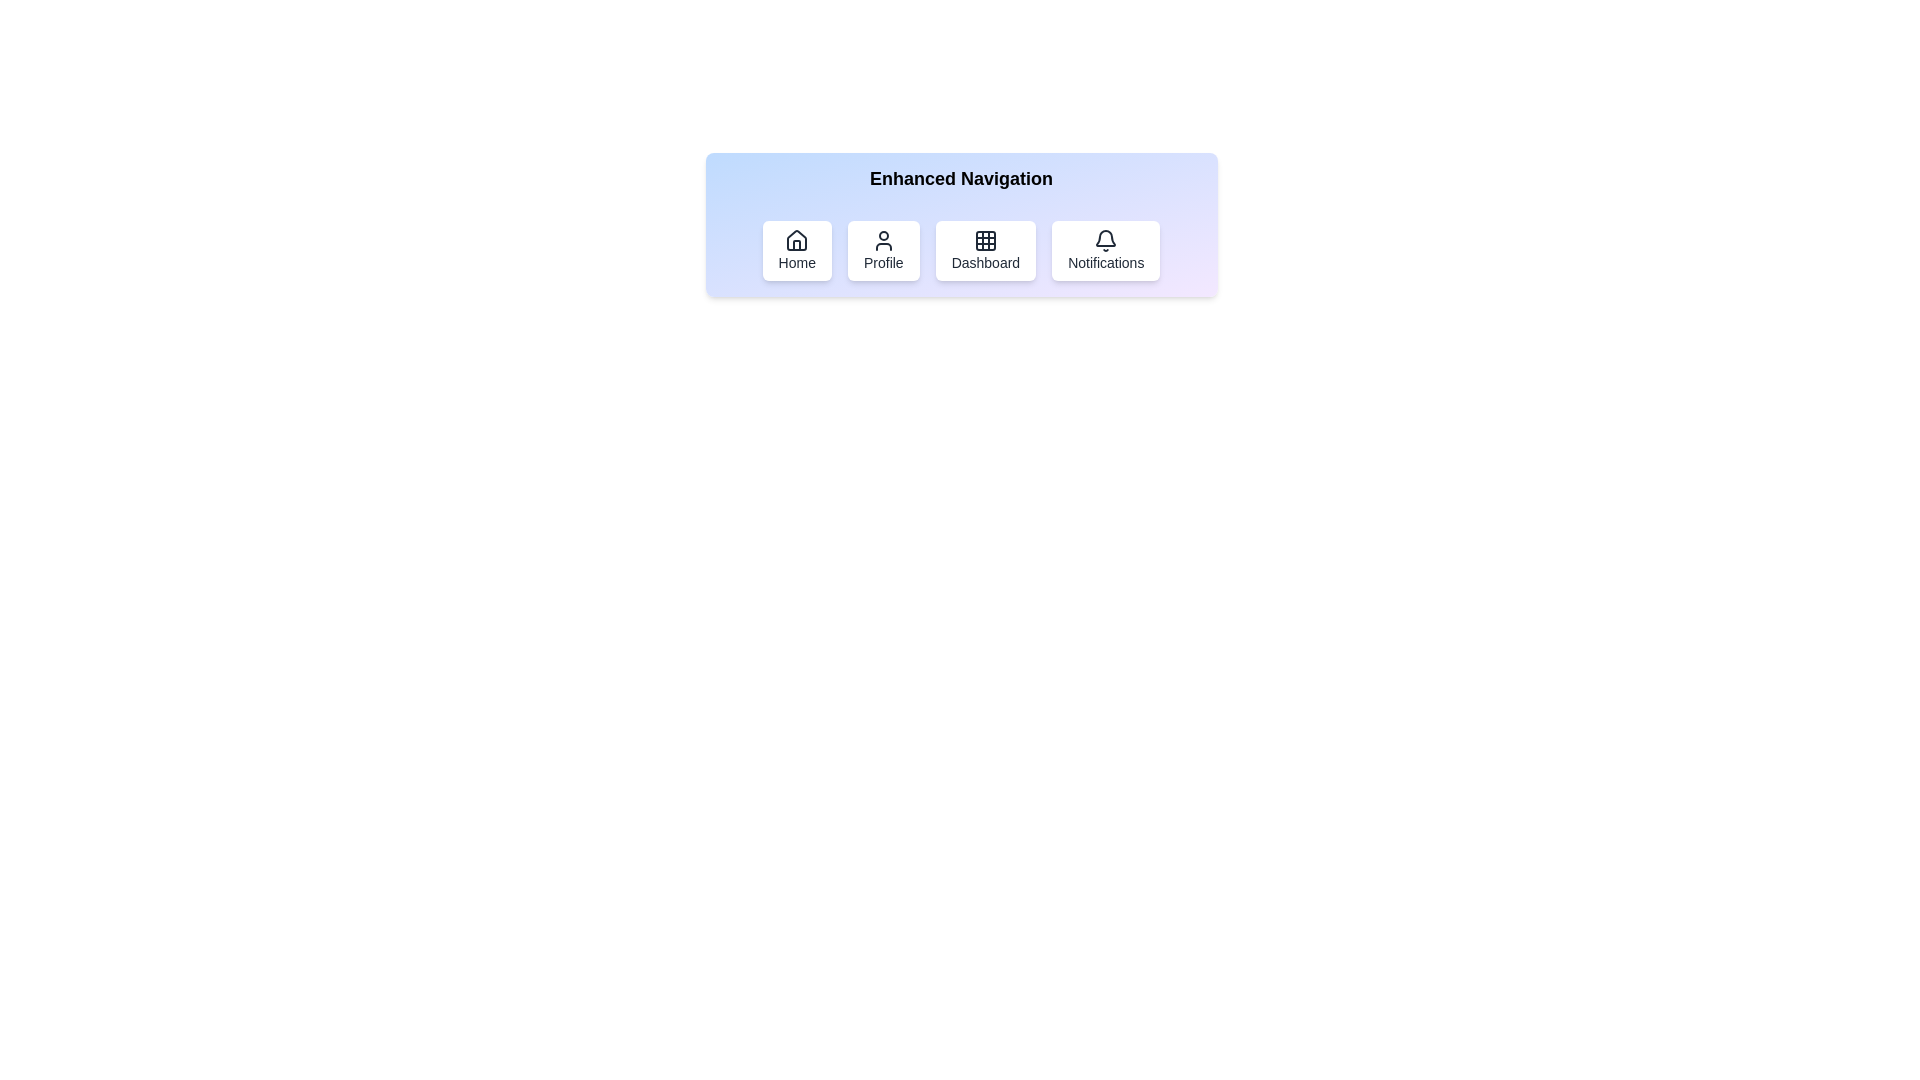 The height and width of the screenshot is (1080, 1920). I want to click on the 'Profile' button, which is a rounded rectangle with a user icon and the label 'Profile' beneath it, so click(882, 249).